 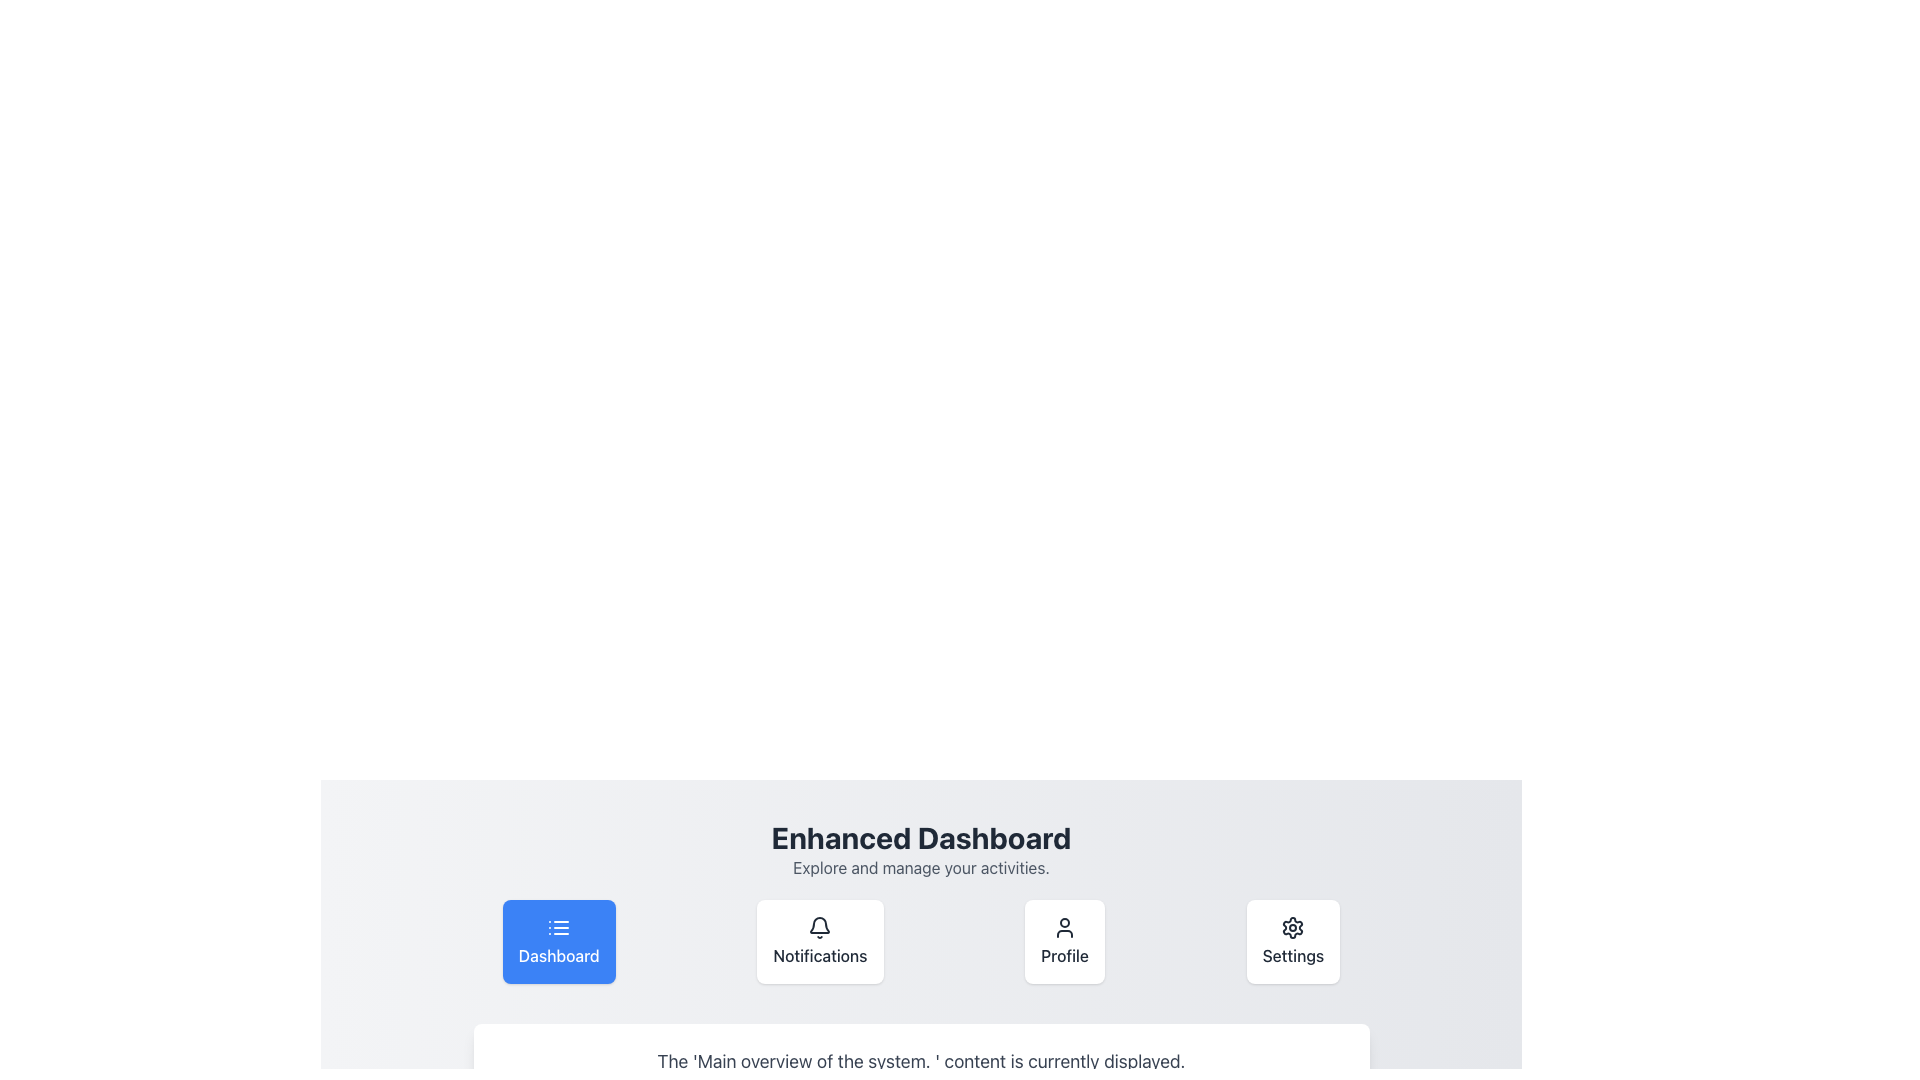 What do you see at coordinates (820, 941) in the screenshot?
I see `the notifications button located in the middle-right of the row of buttons below the 'Enhanced Dashboard' header` at bounding box center [820, 941].